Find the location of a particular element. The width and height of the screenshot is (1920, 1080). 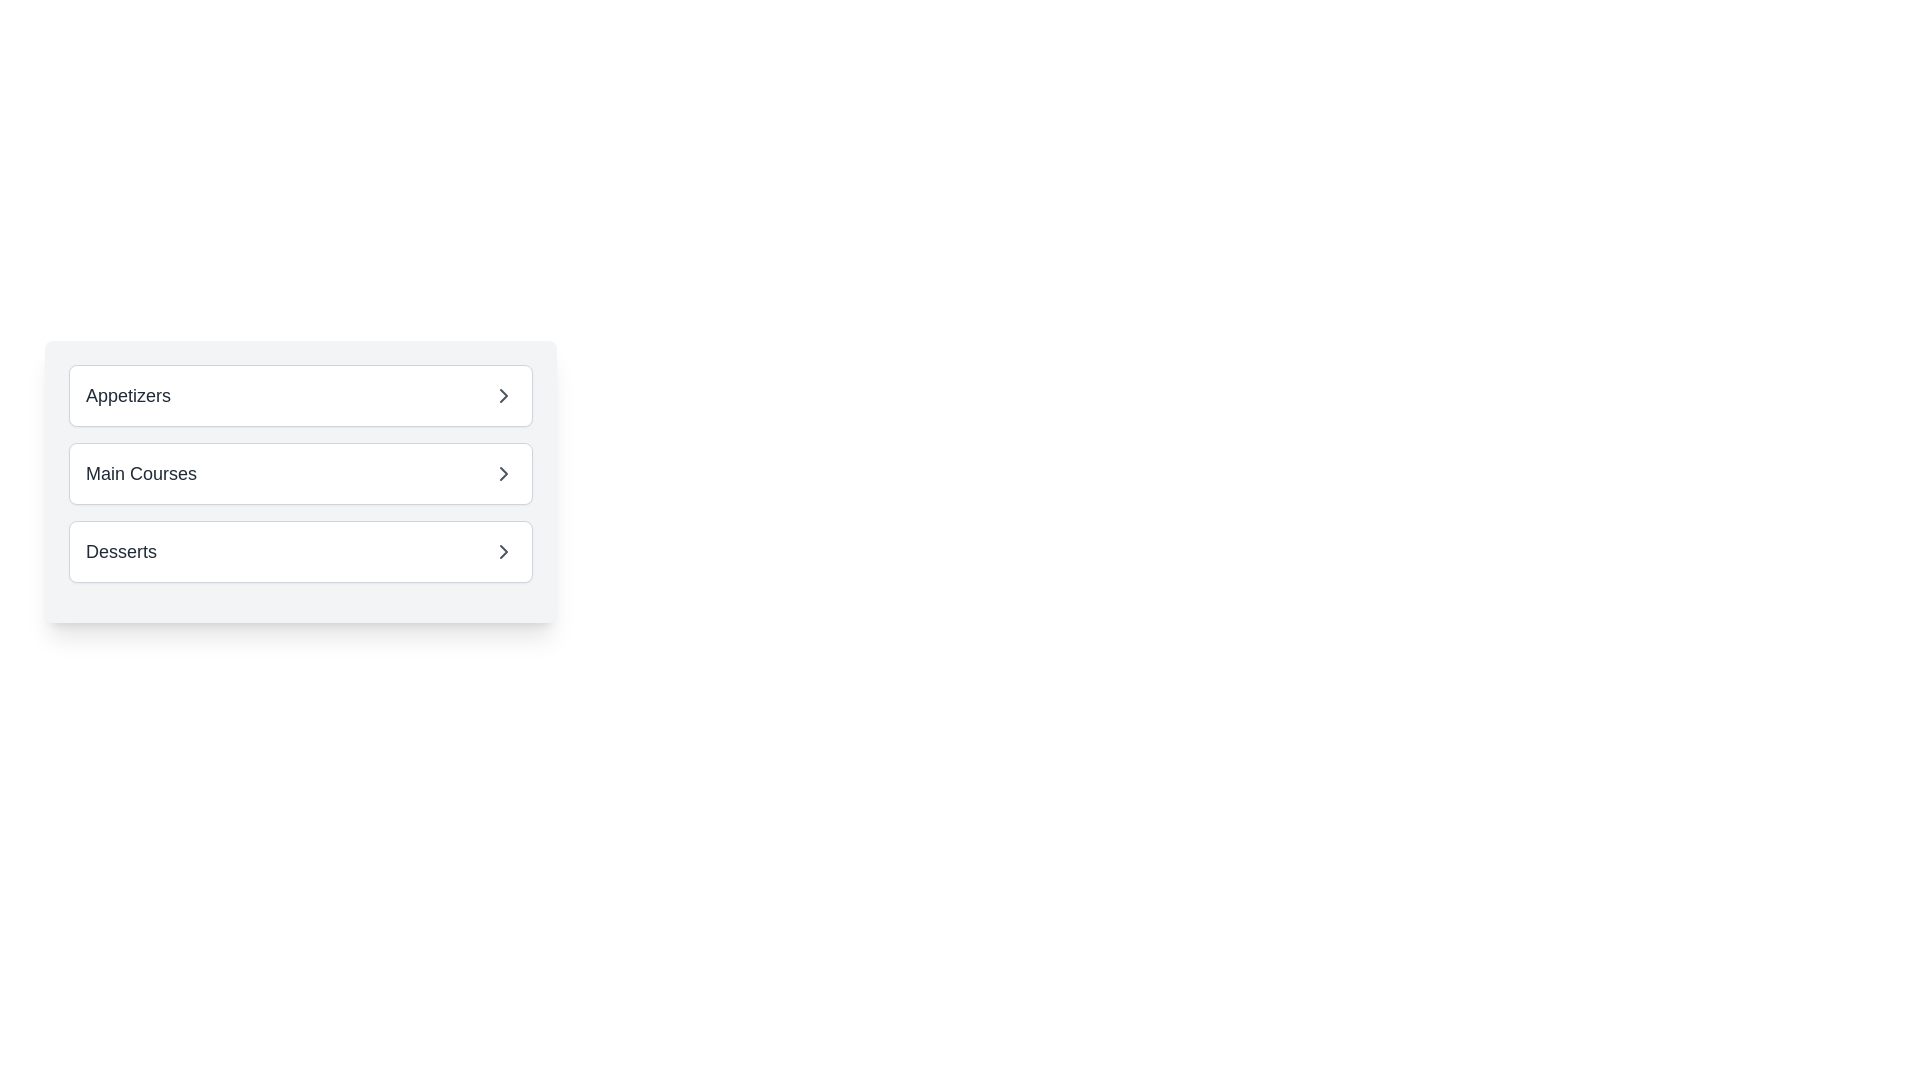

the Chevron icon located to the far right of the 'Appetizers' list item in the vertical menu is located at coordinates (504, 396).